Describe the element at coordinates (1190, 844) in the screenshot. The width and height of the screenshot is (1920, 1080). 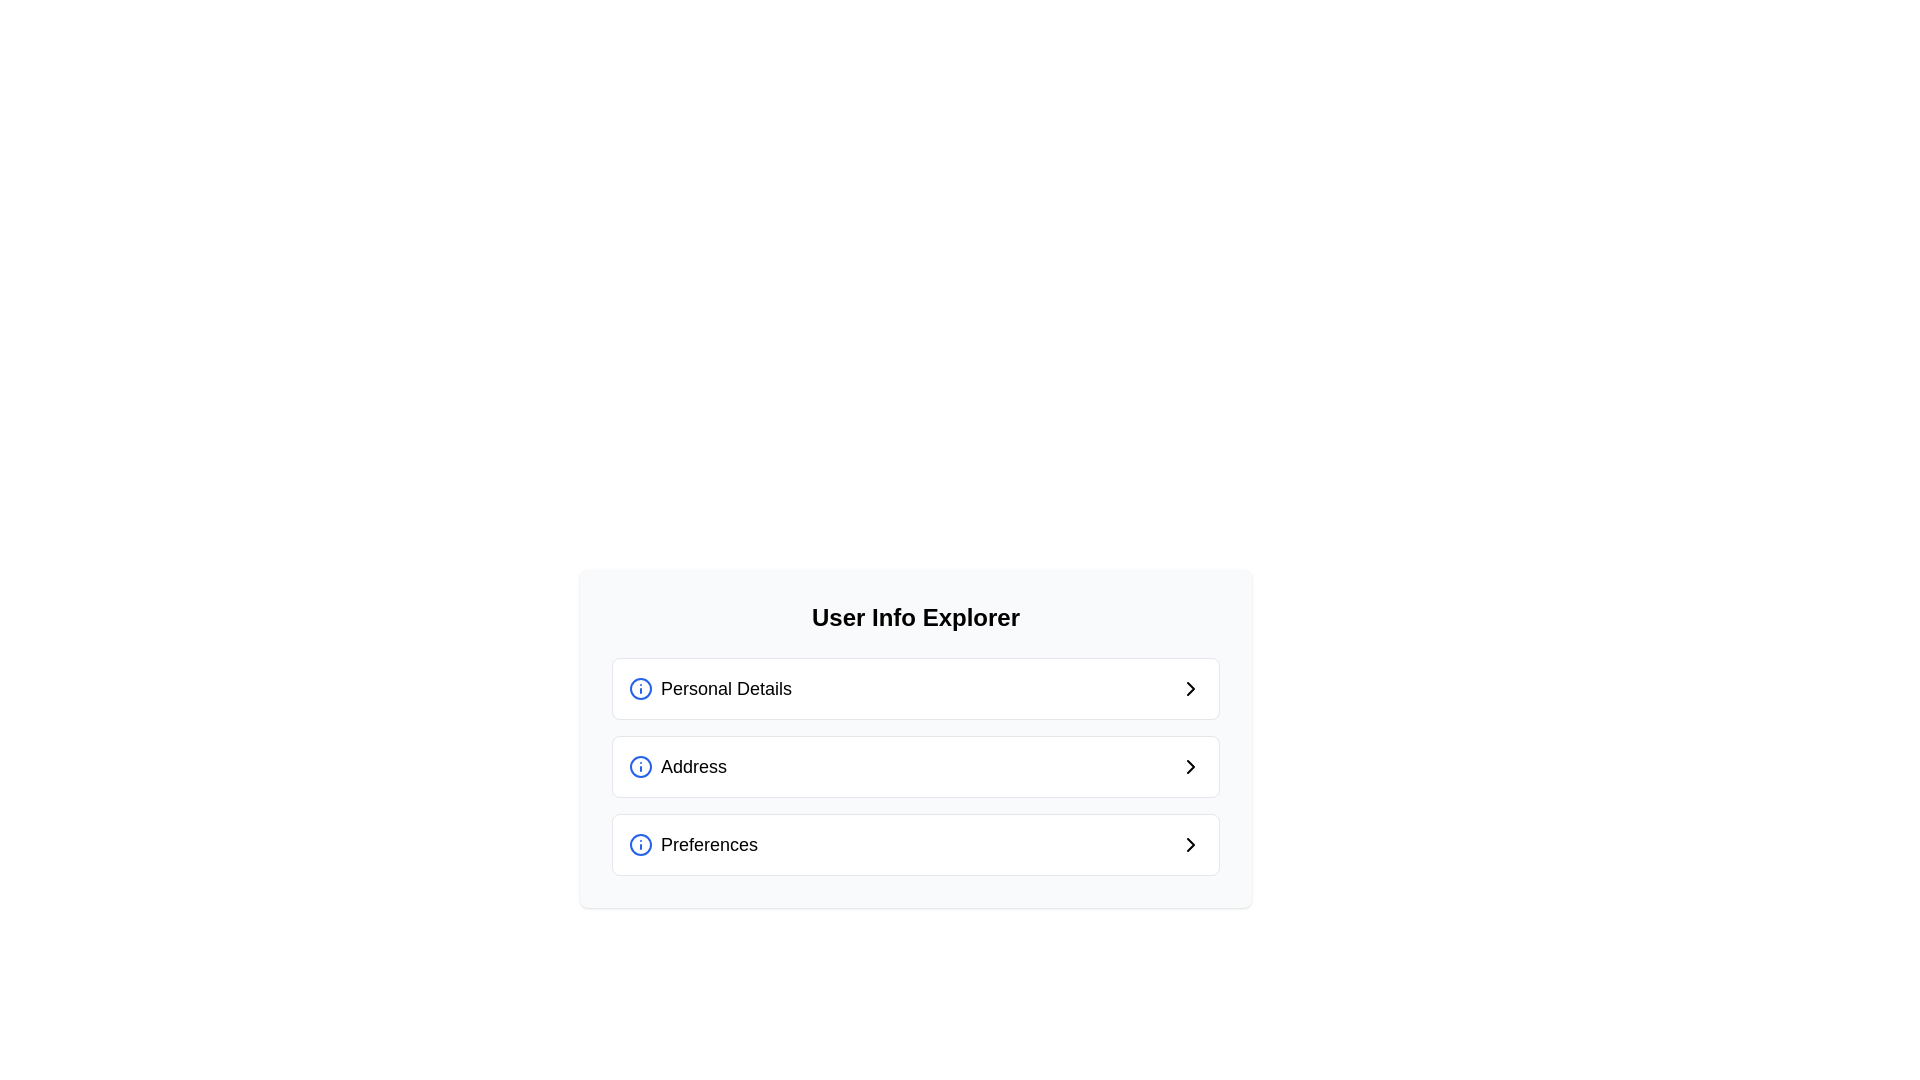
I see `the chevron-right icon associated with the 'Preferences' button in the 'User Info Explorer' section to proceed to the 'Preferences' page` at that location.